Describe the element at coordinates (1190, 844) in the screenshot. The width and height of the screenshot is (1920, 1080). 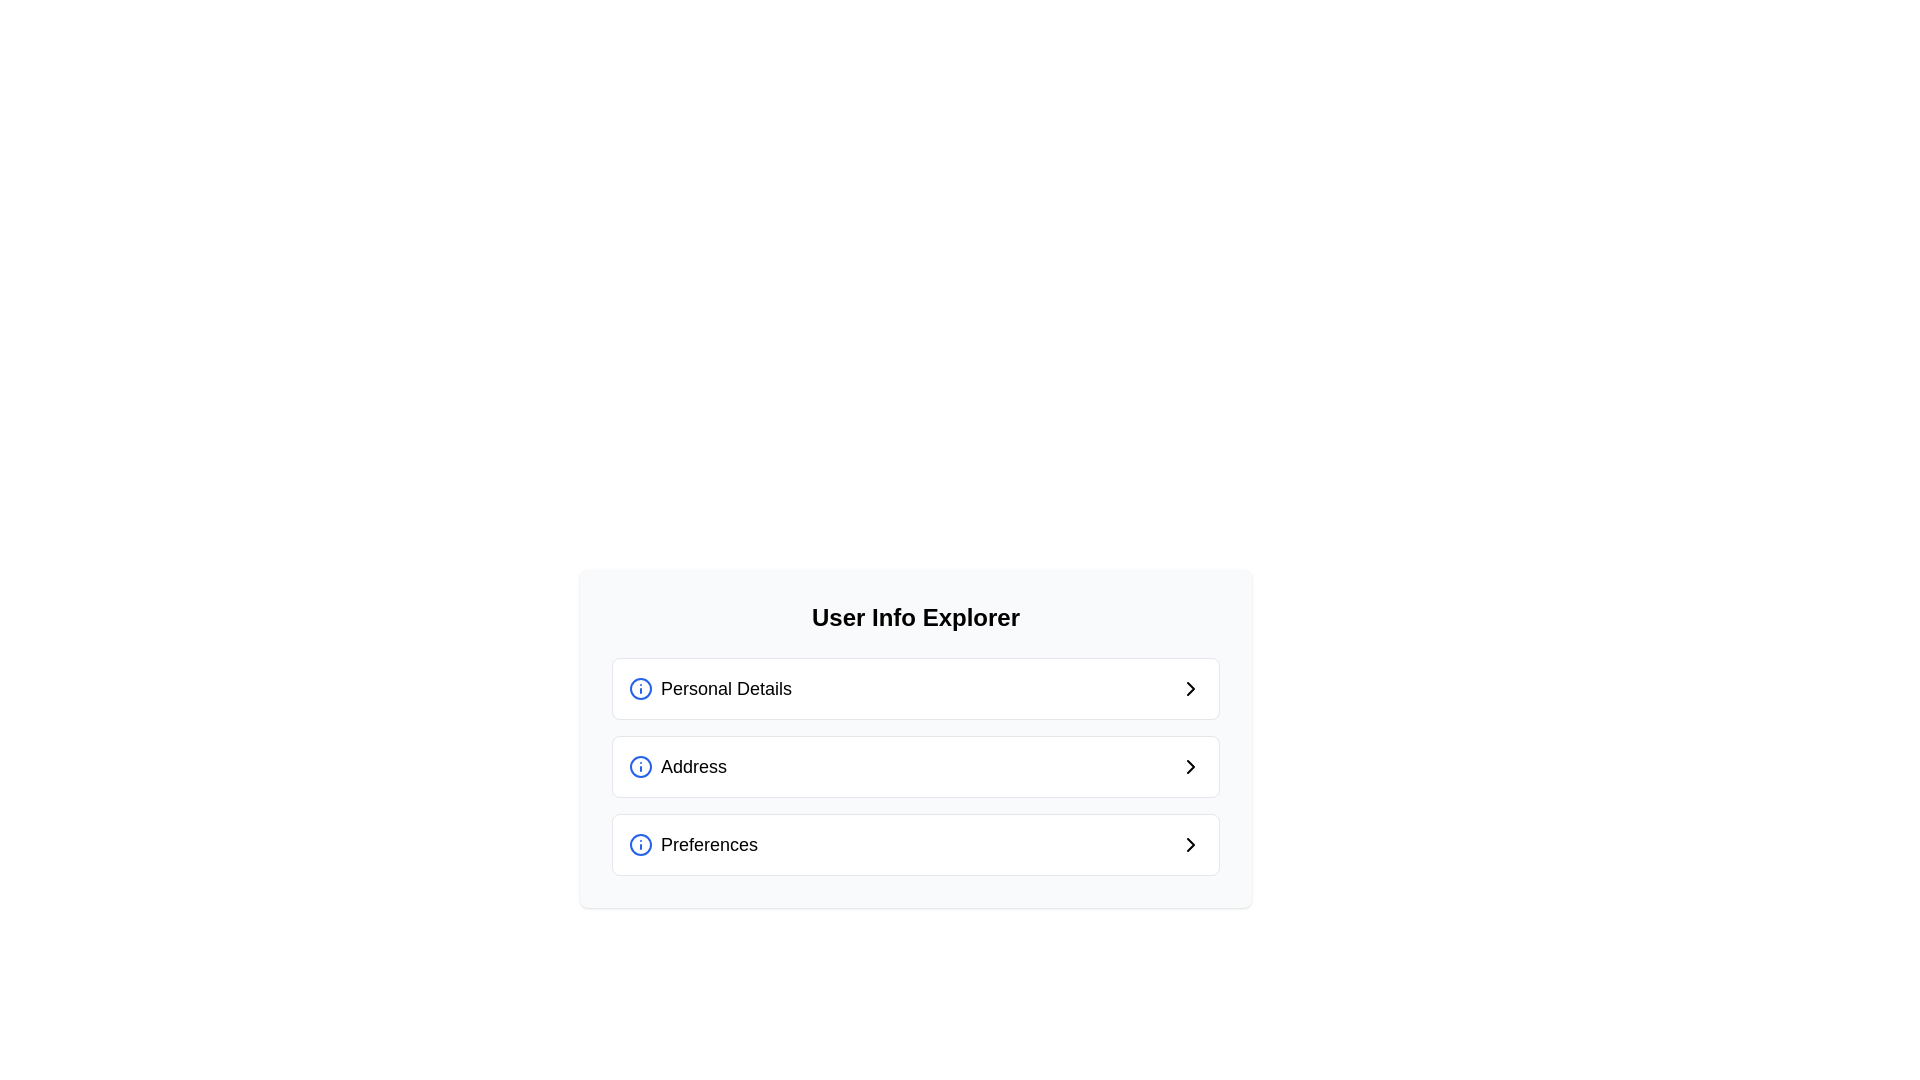
I see `the chevron-right icon associated with the 'Preferences' button in the 'User Info Explorer' section to proceed to the 'Preferences' page` at that location.